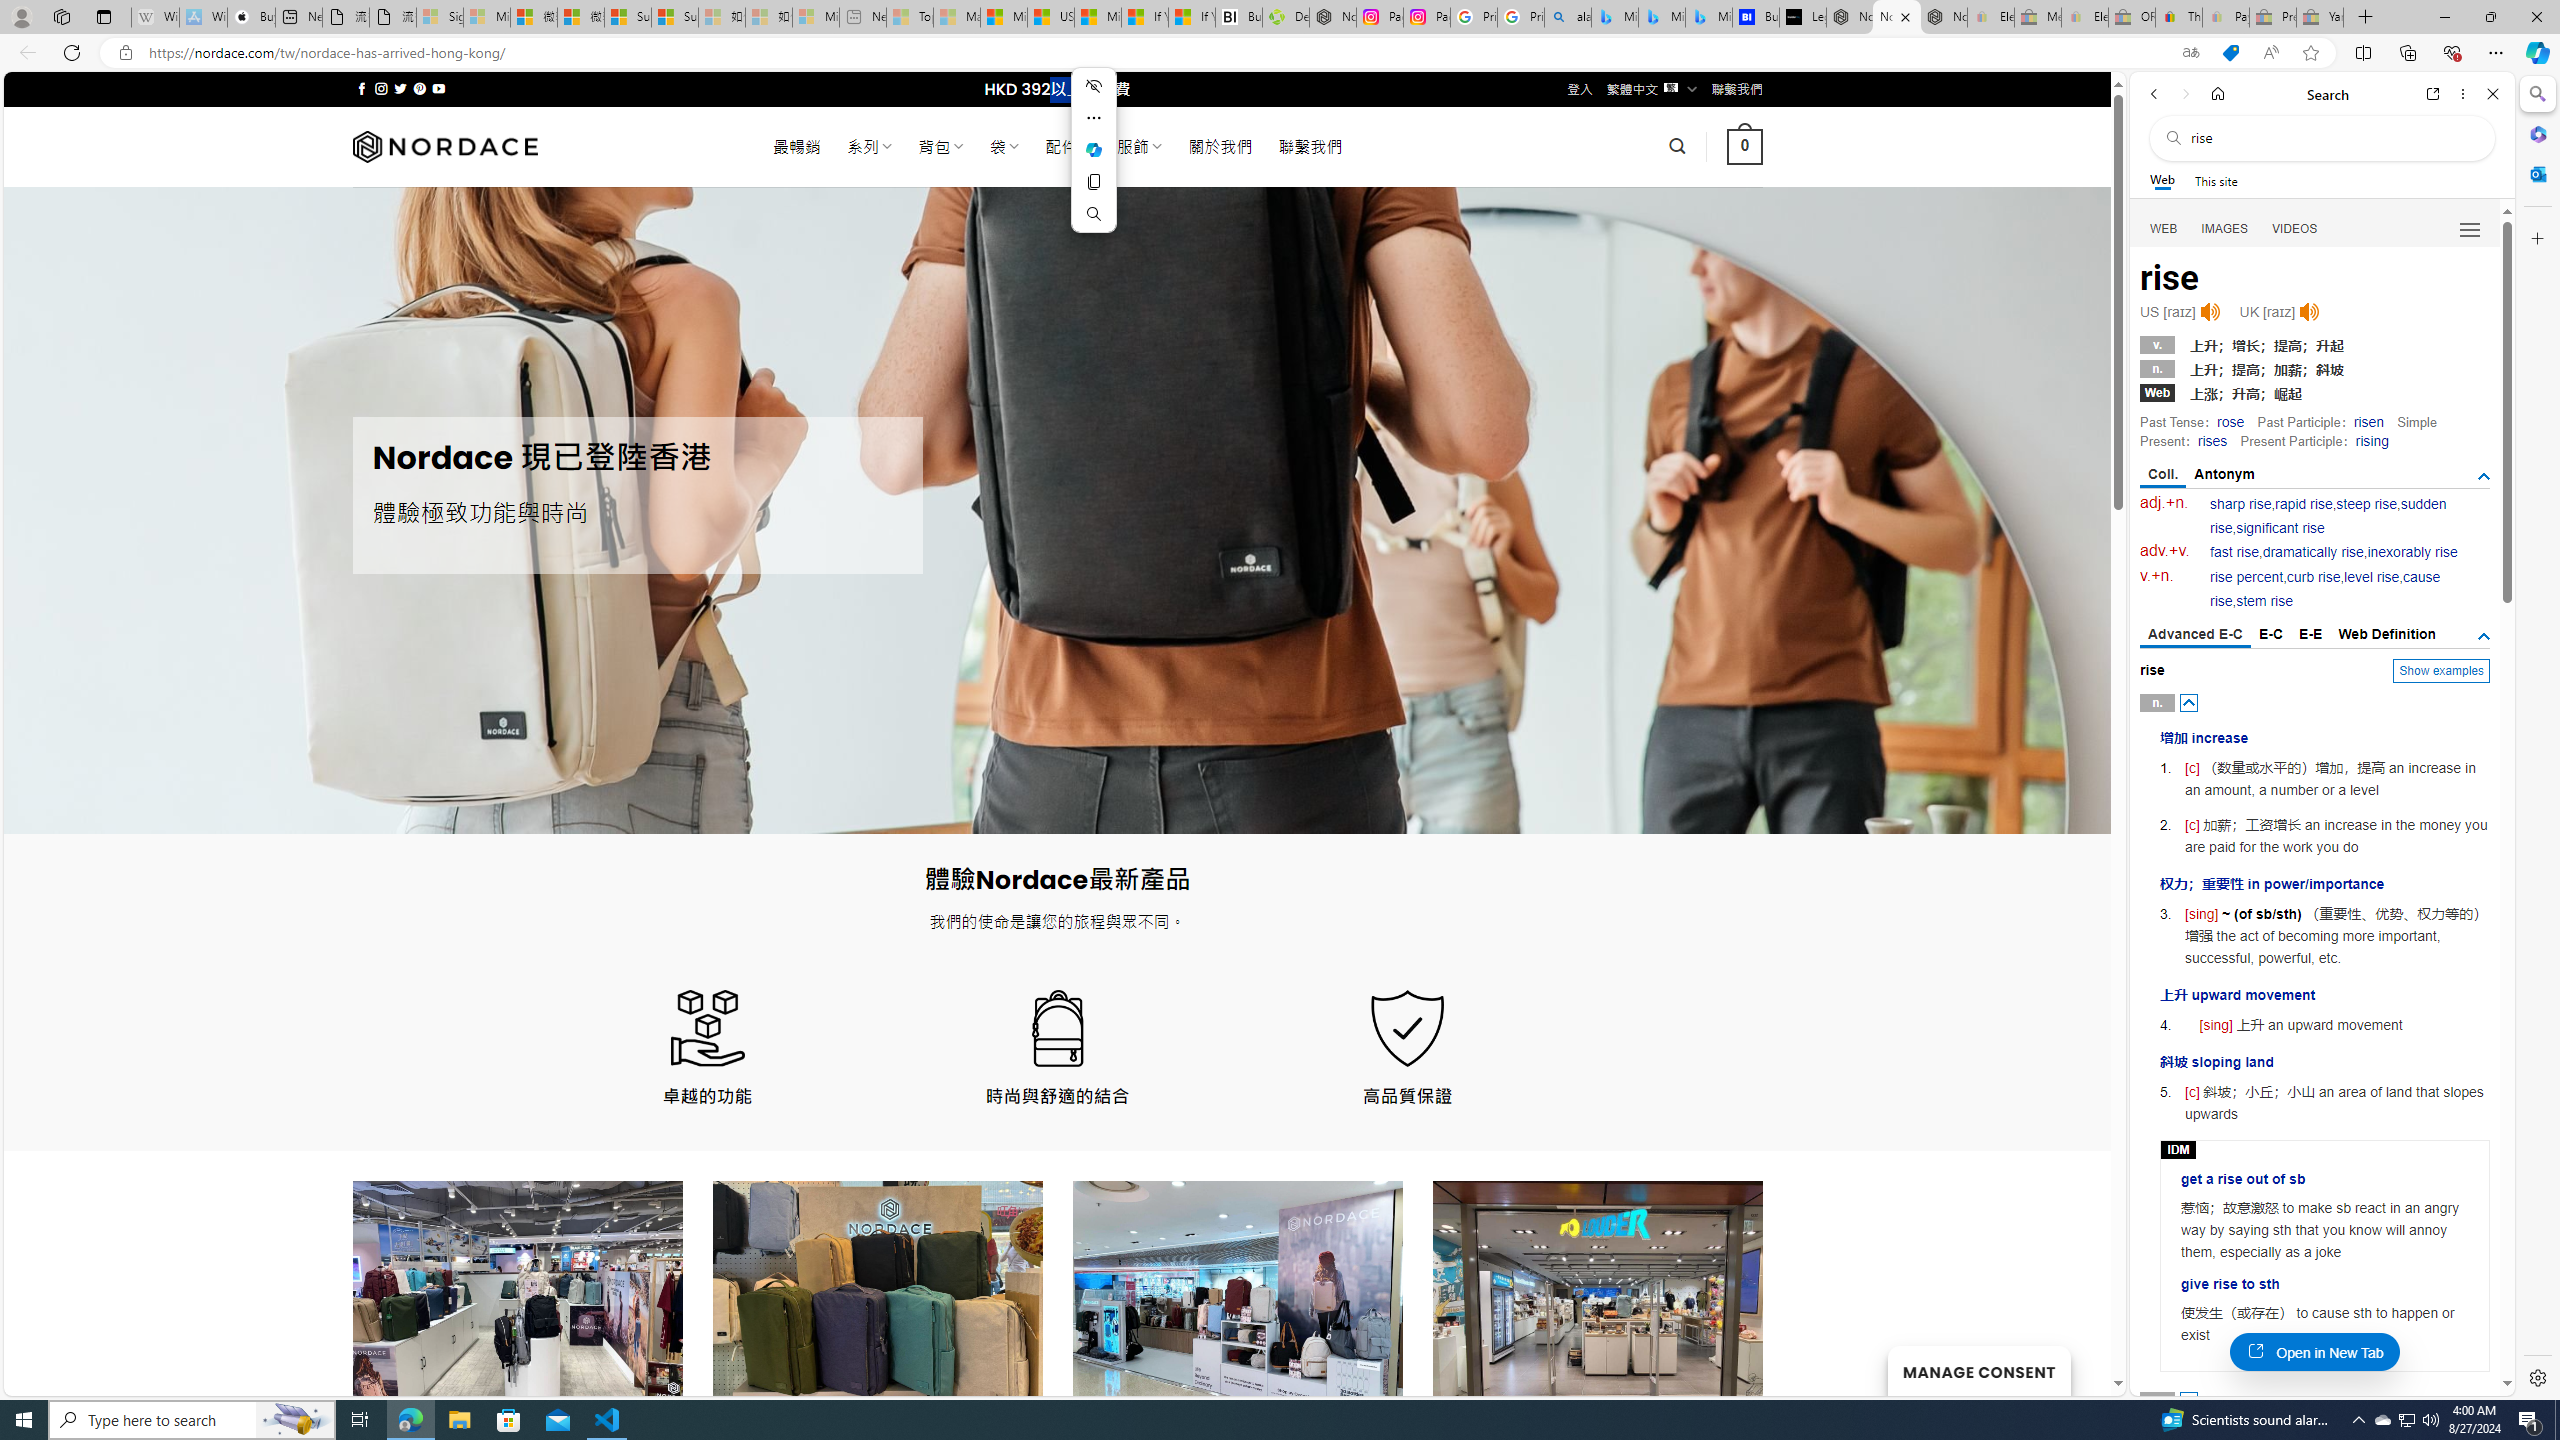 The width and height of the screenshot is (2560, 1440). I want to click on 'Microsoft Bing Travel - Shangri-La Hotel Bangkok', so click(1708, 16).